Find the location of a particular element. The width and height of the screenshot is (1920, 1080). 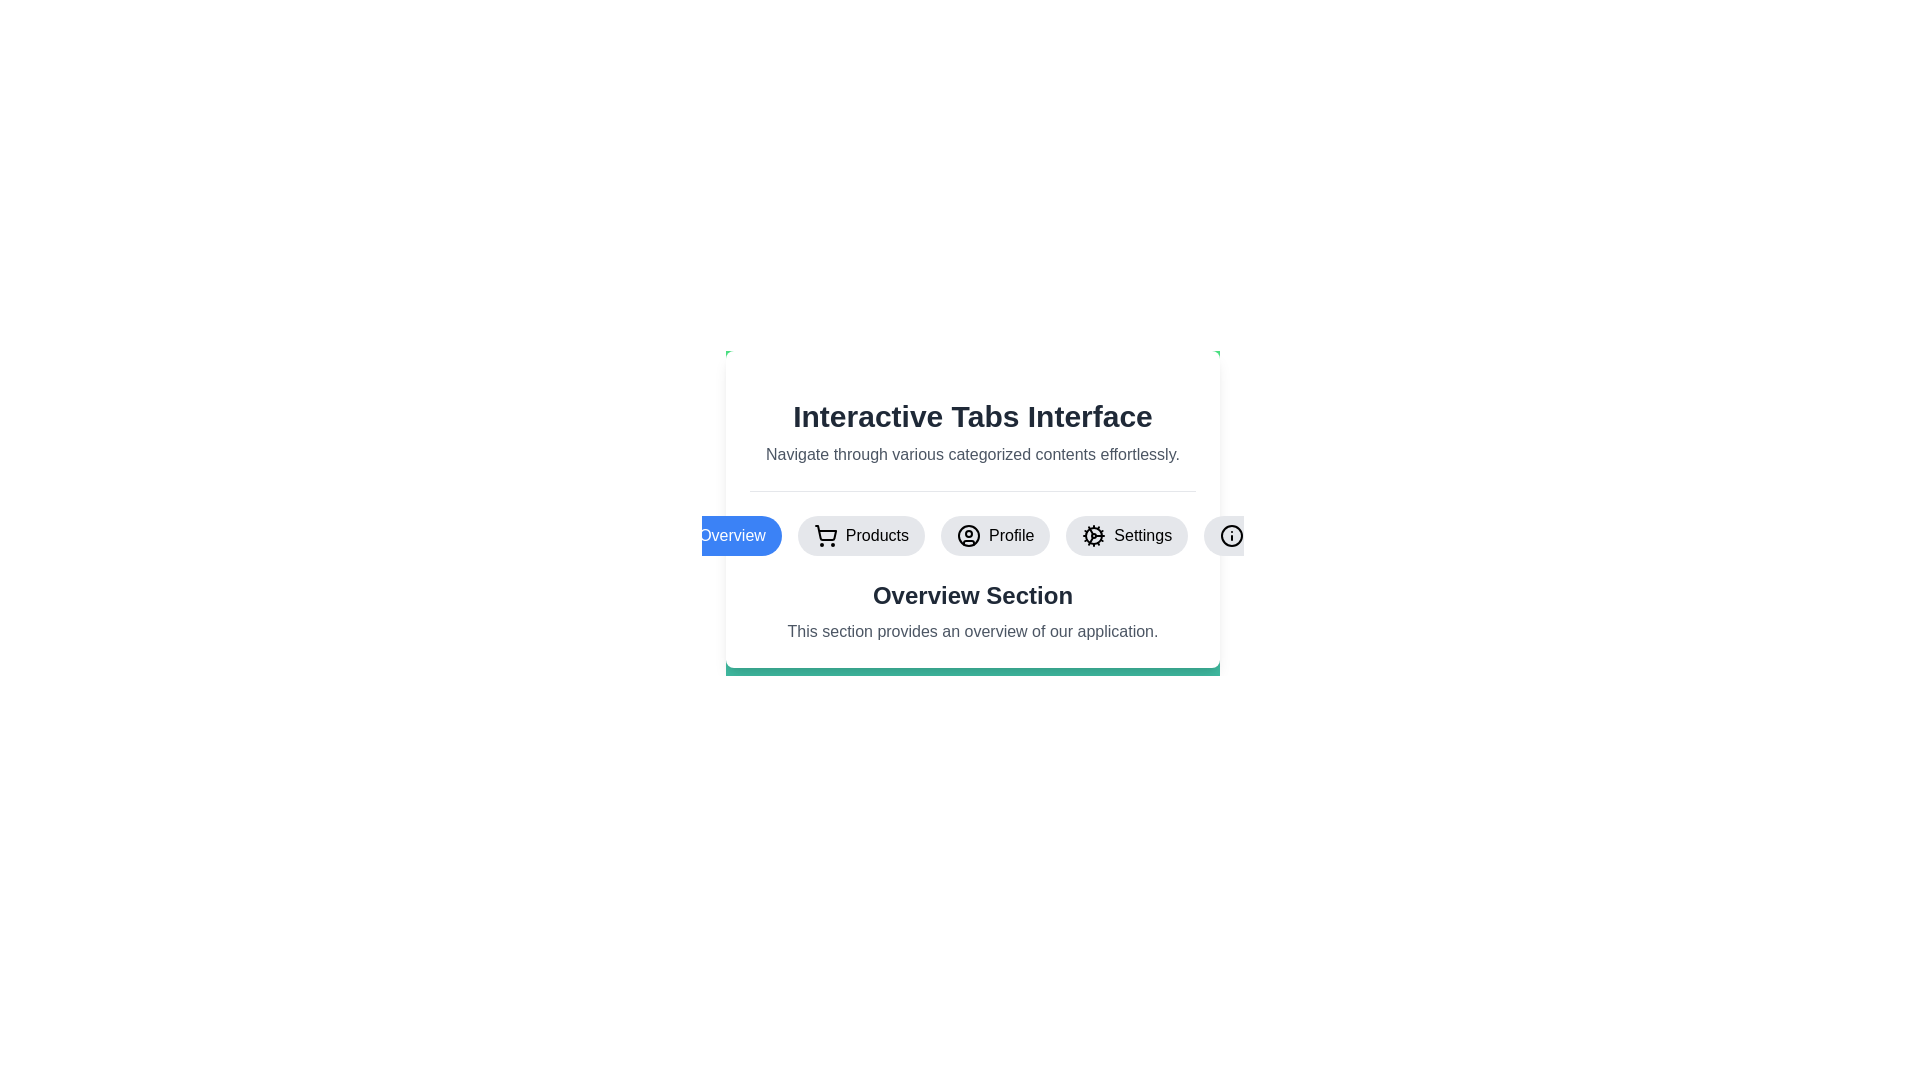

the 'Overview Section' text block element that displays a larger bold title and a smaller gray paragraph below it is located at coordinates (973, 611).